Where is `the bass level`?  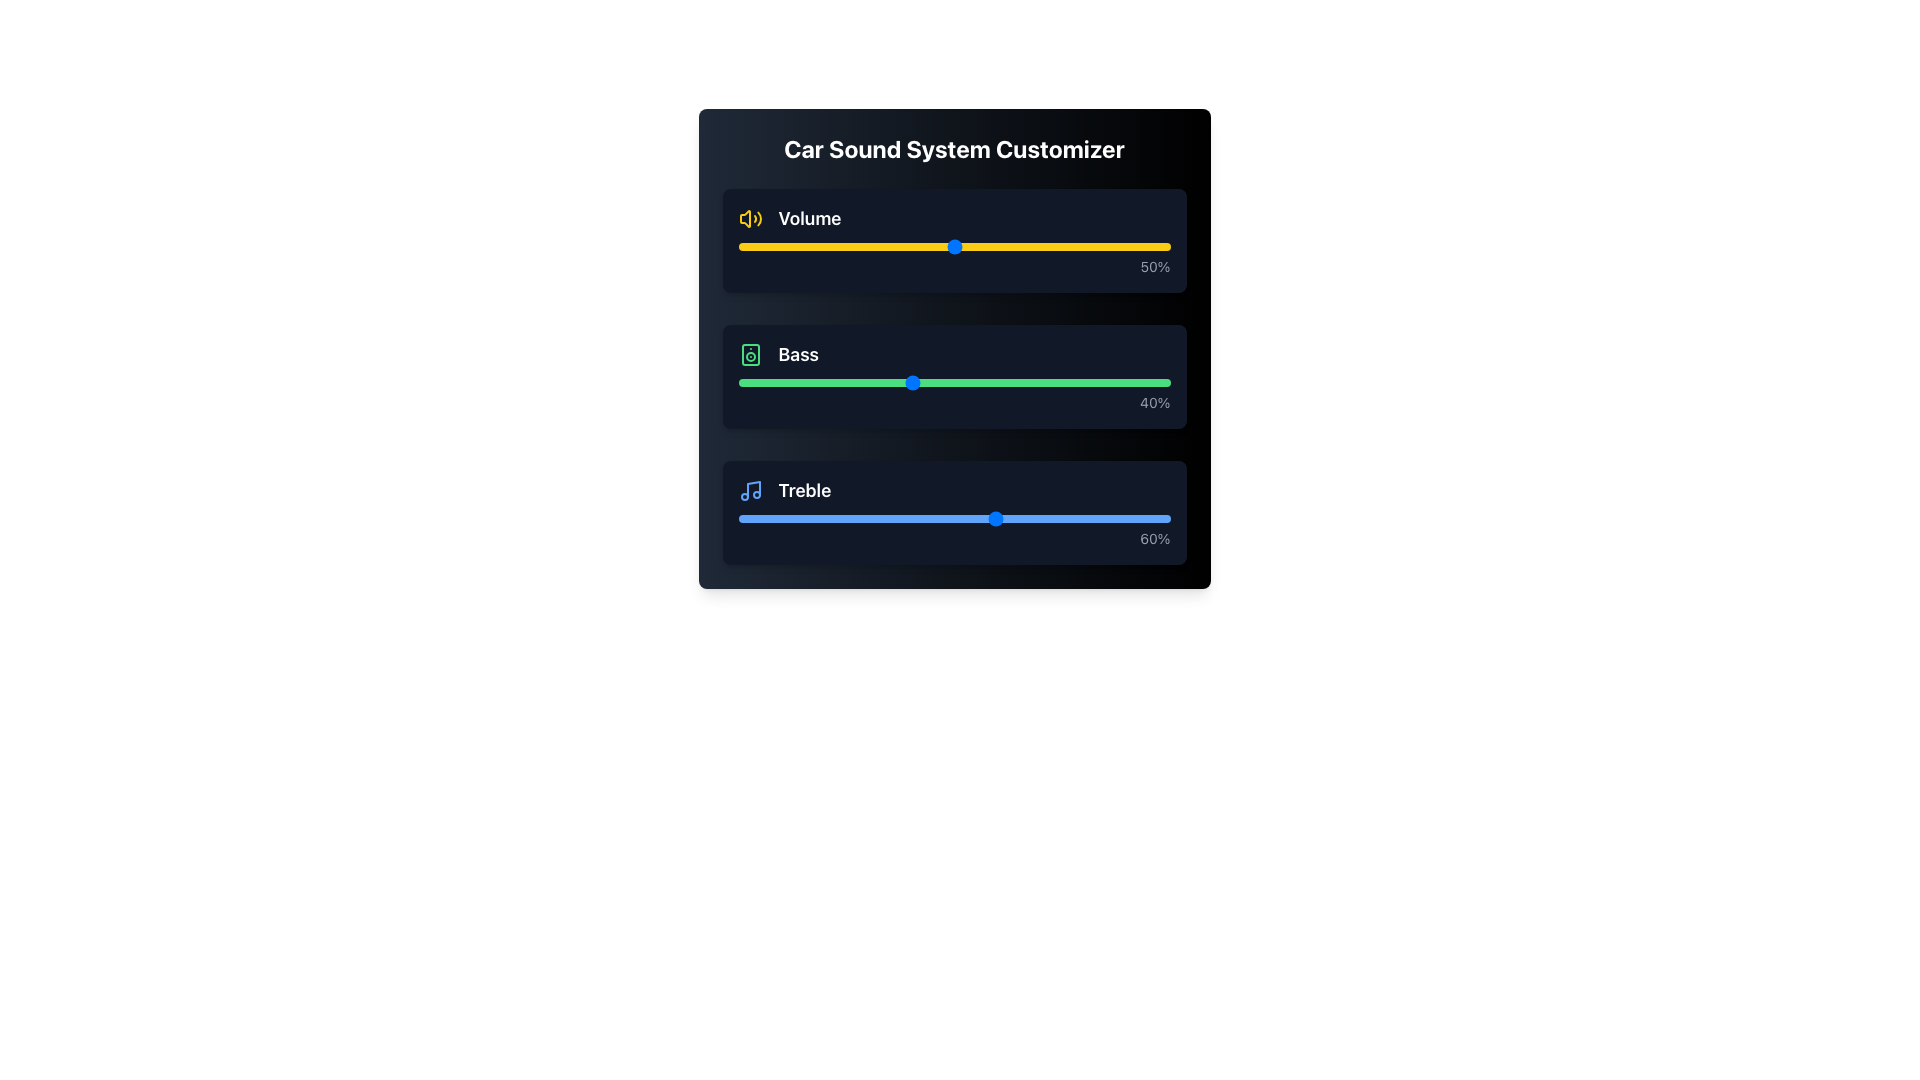 the bass level is located at coordinates (892, 382).